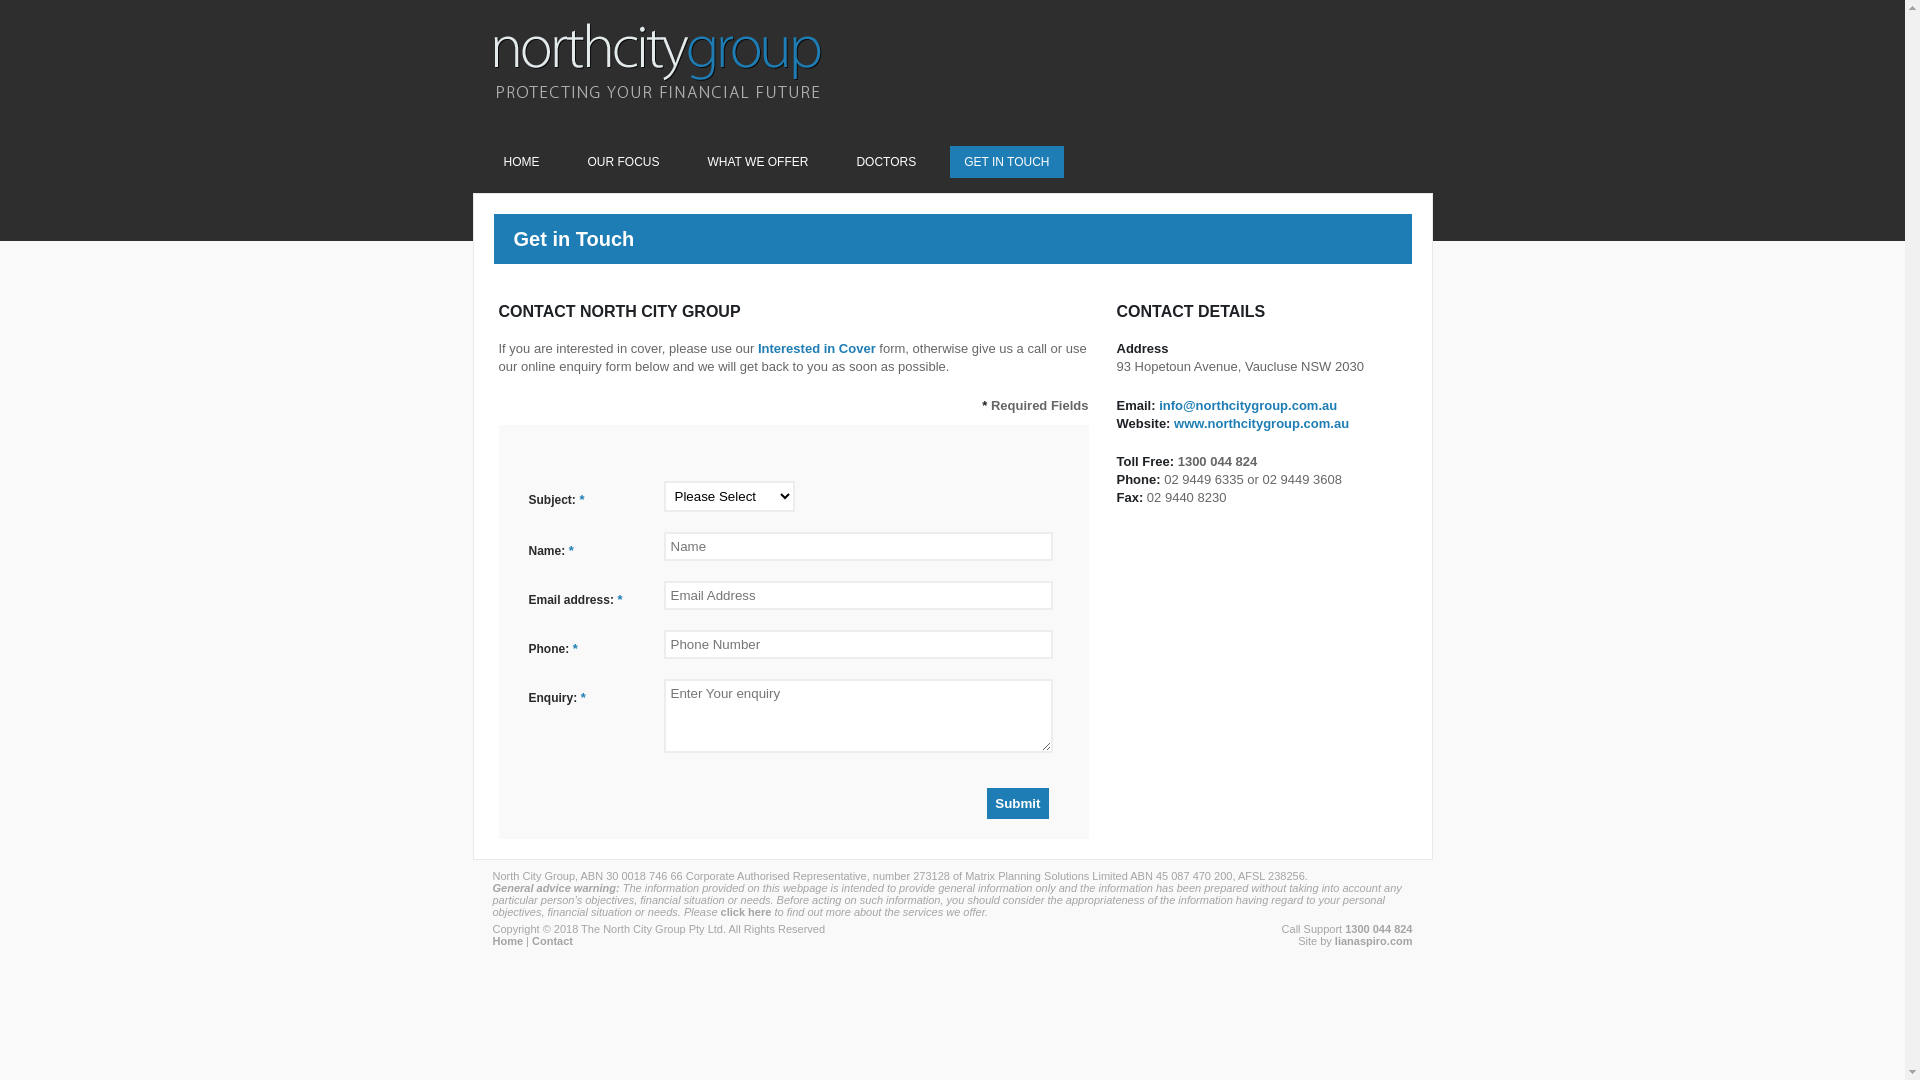 This screenshot has width=1920, height=1080. I want to click on 'Contact', so click(552, 941).